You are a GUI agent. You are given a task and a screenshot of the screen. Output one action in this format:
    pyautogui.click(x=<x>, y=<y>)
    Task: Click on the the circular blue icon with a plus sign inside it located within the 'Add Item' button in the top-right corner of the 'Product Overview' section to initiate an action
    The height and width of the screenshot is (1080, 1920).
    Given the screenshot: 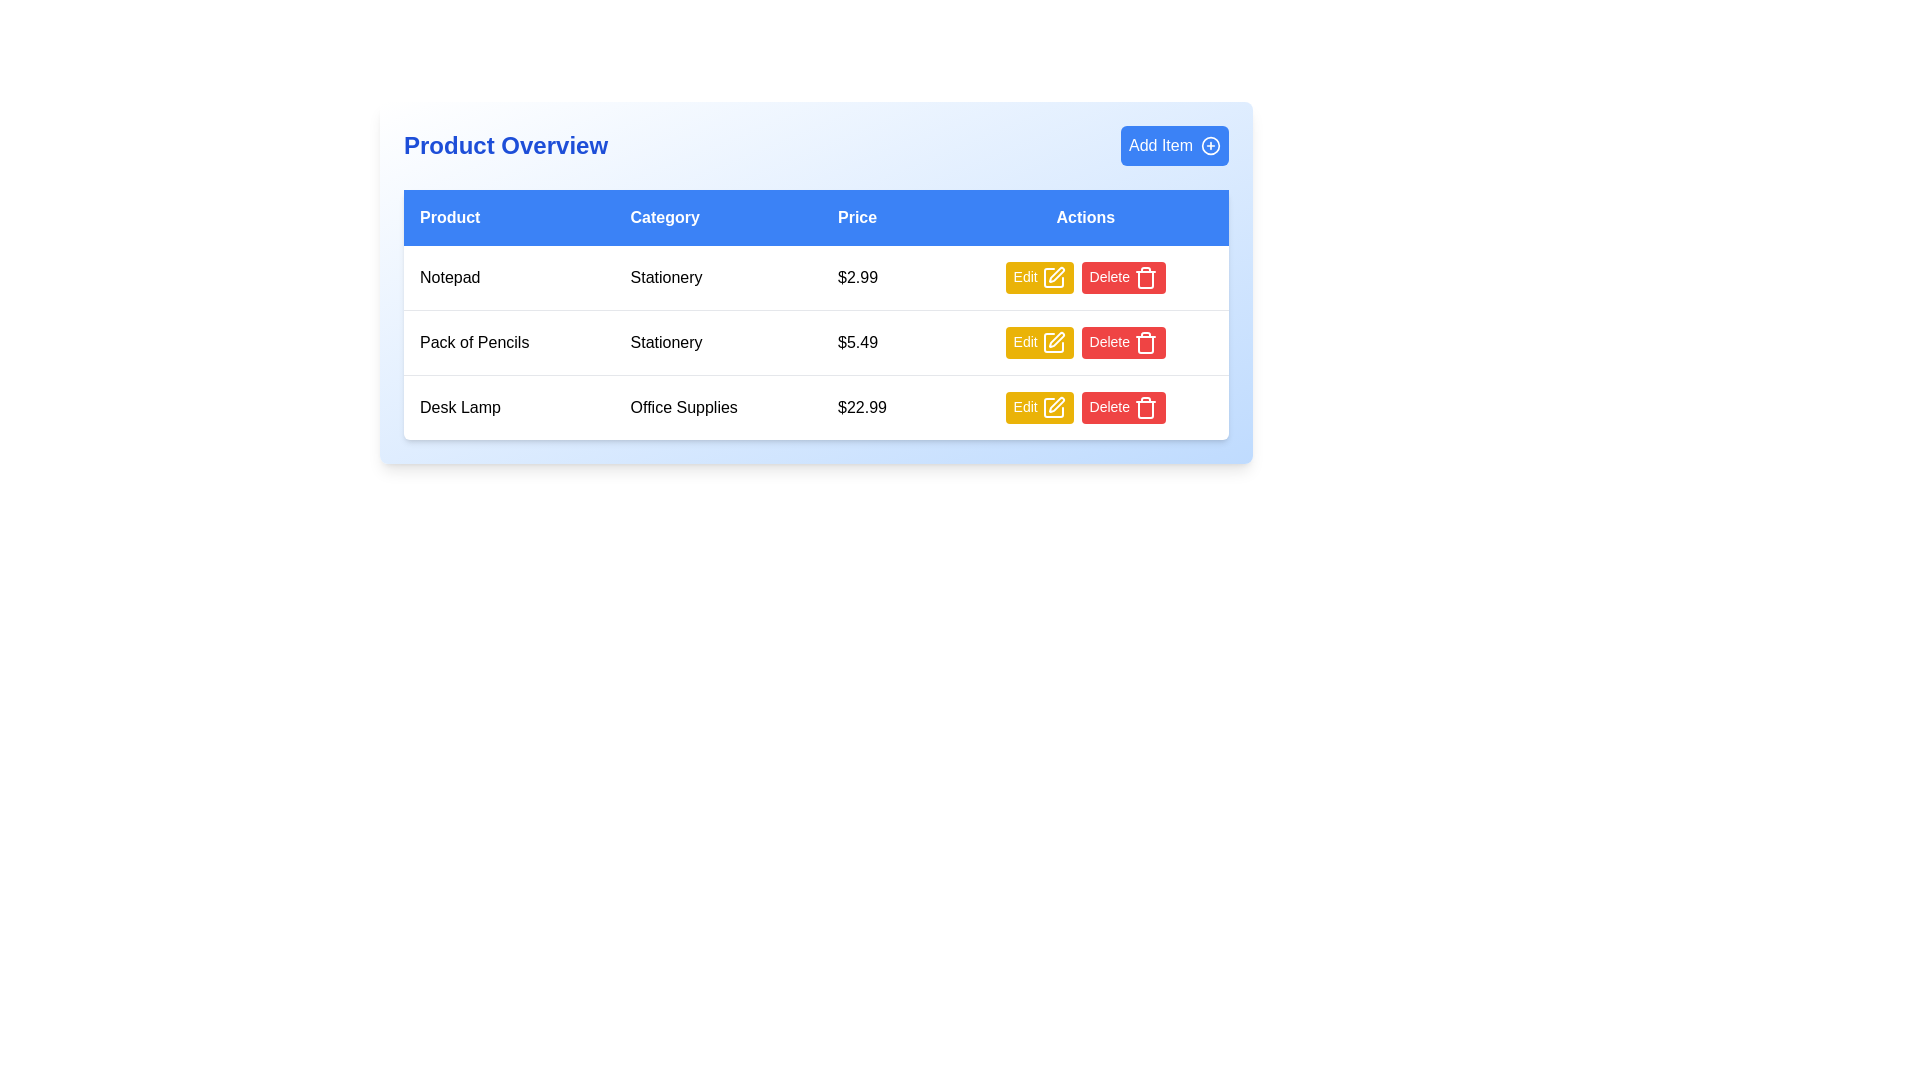 What is the action you would take?
    pyautogui.click(x=1209, y=145)
    